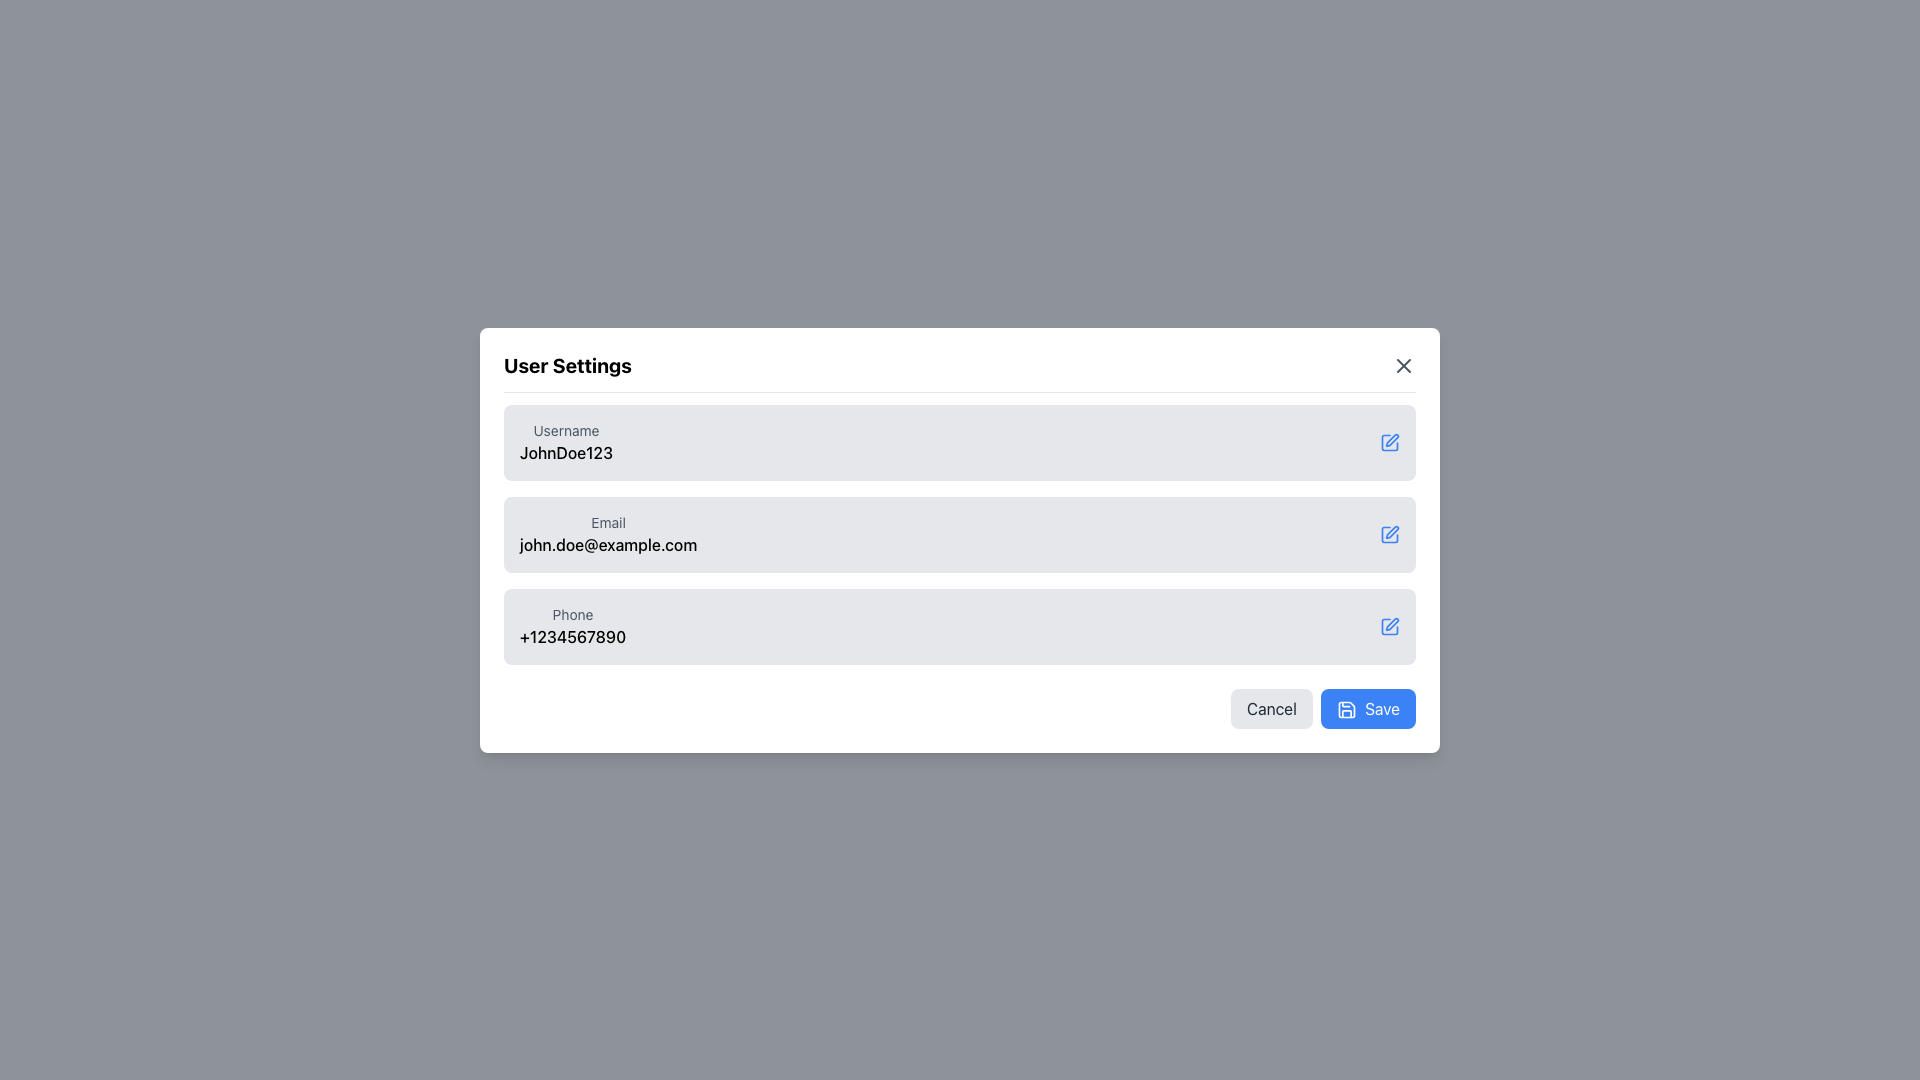  What do you see at coordinates (565, 441) in the screenshot?
I see `the 'Username' text element to trigger the tooltip` at bounding box center [565, 441].